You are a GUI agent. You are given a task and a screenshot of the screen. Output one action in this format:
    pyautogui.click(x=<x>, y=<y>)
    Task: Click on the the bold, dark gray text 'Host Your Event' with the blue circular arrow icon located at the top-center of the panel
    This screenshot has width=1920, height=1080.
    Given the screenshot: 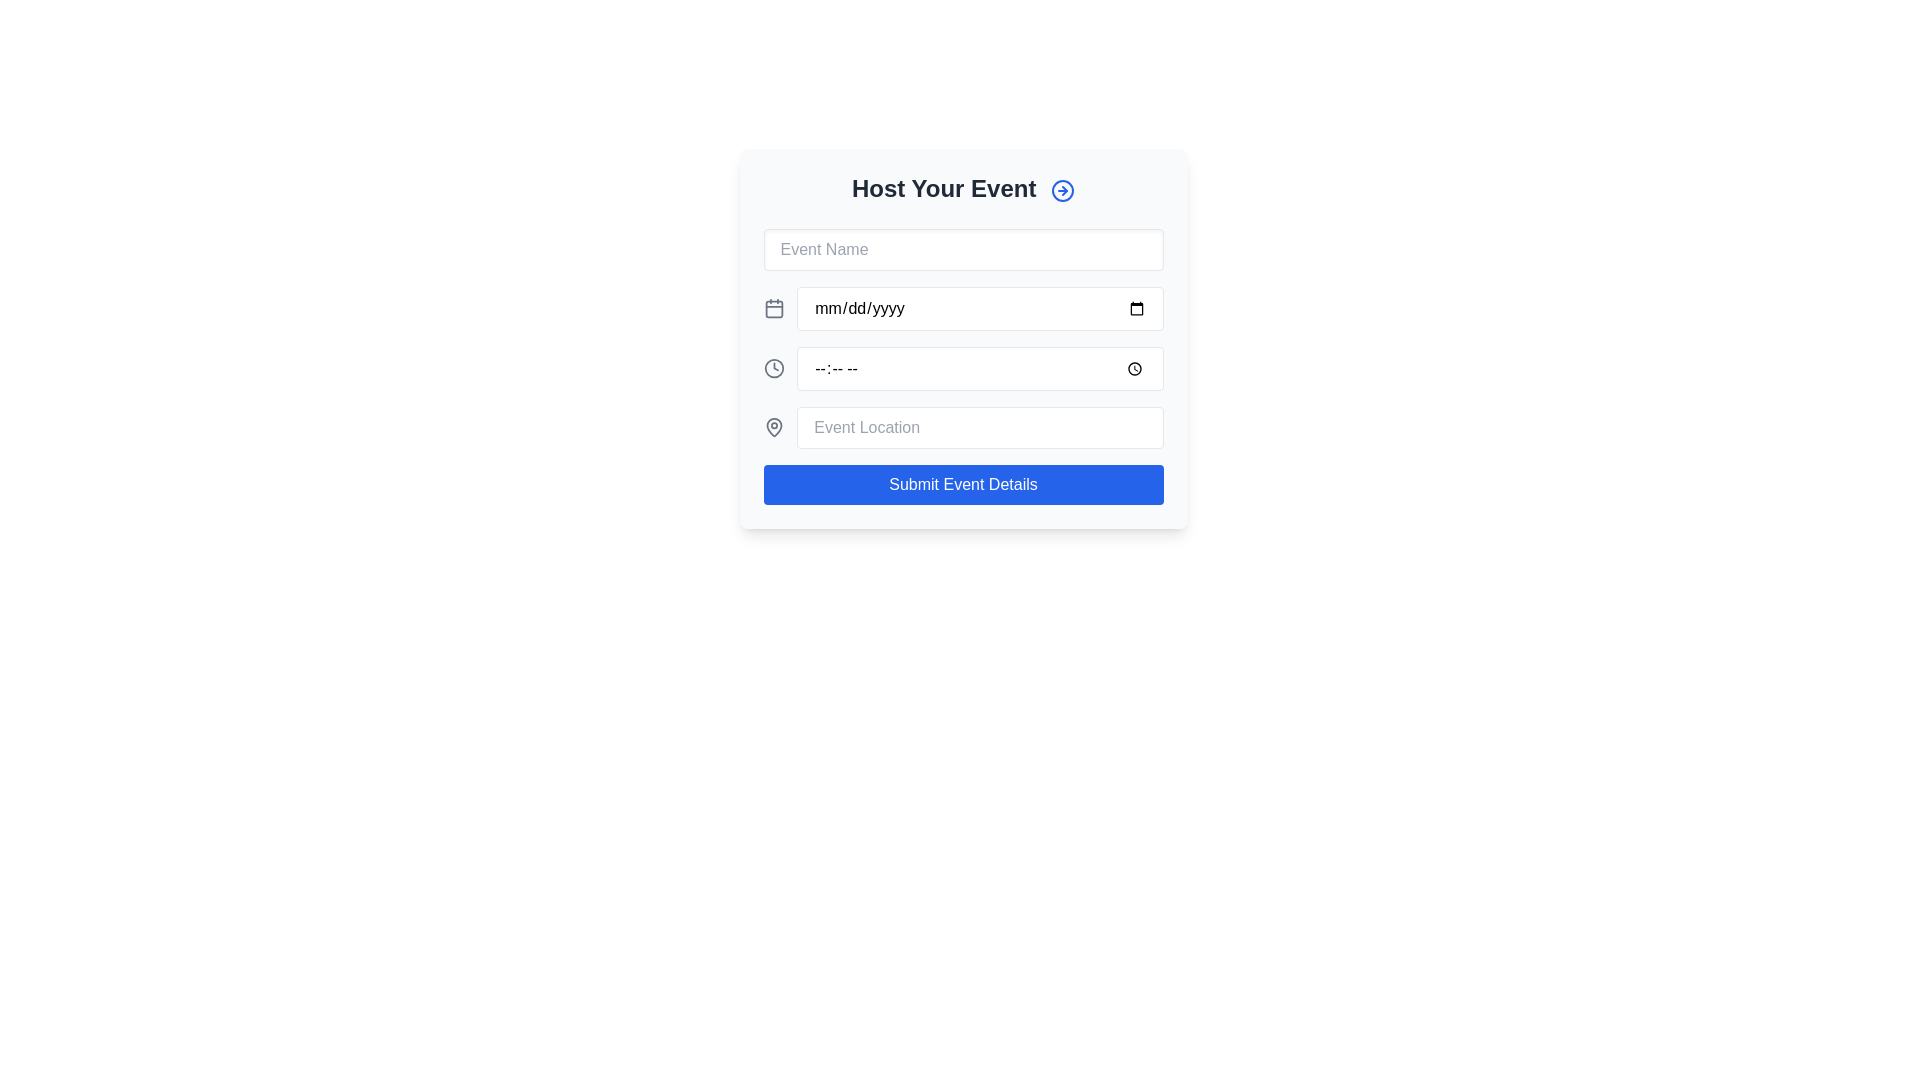 What is the action you would take?
    pyautogui.click(x=963, y=189)
    